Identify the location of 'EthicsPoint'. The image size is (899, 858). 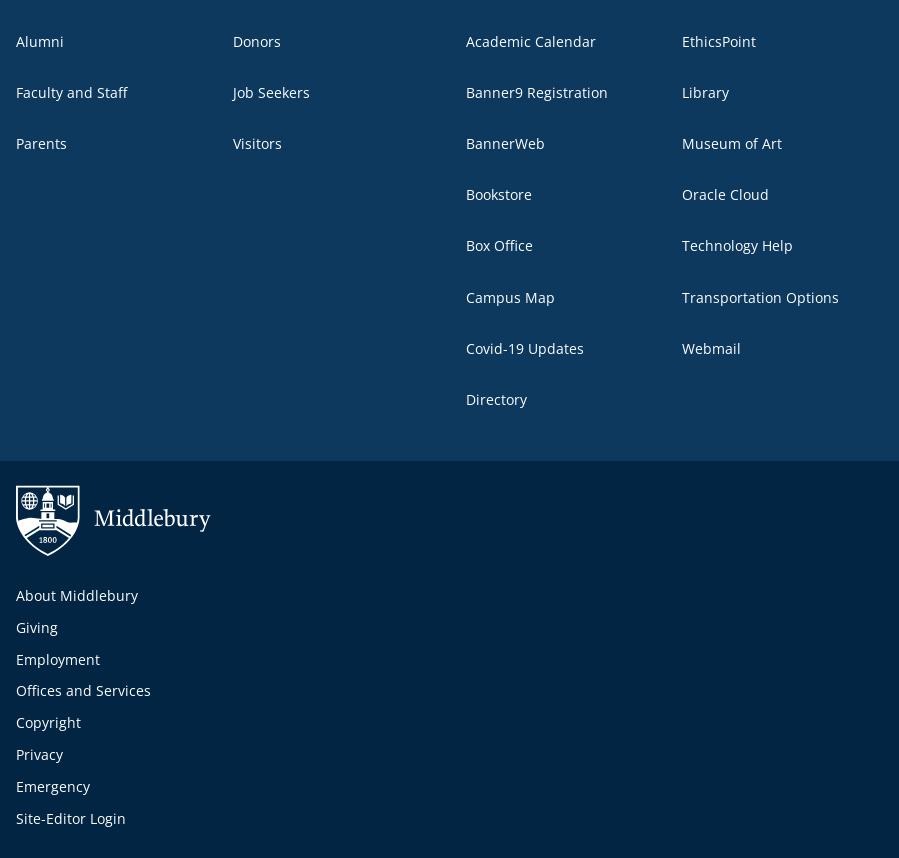
(718, 40).